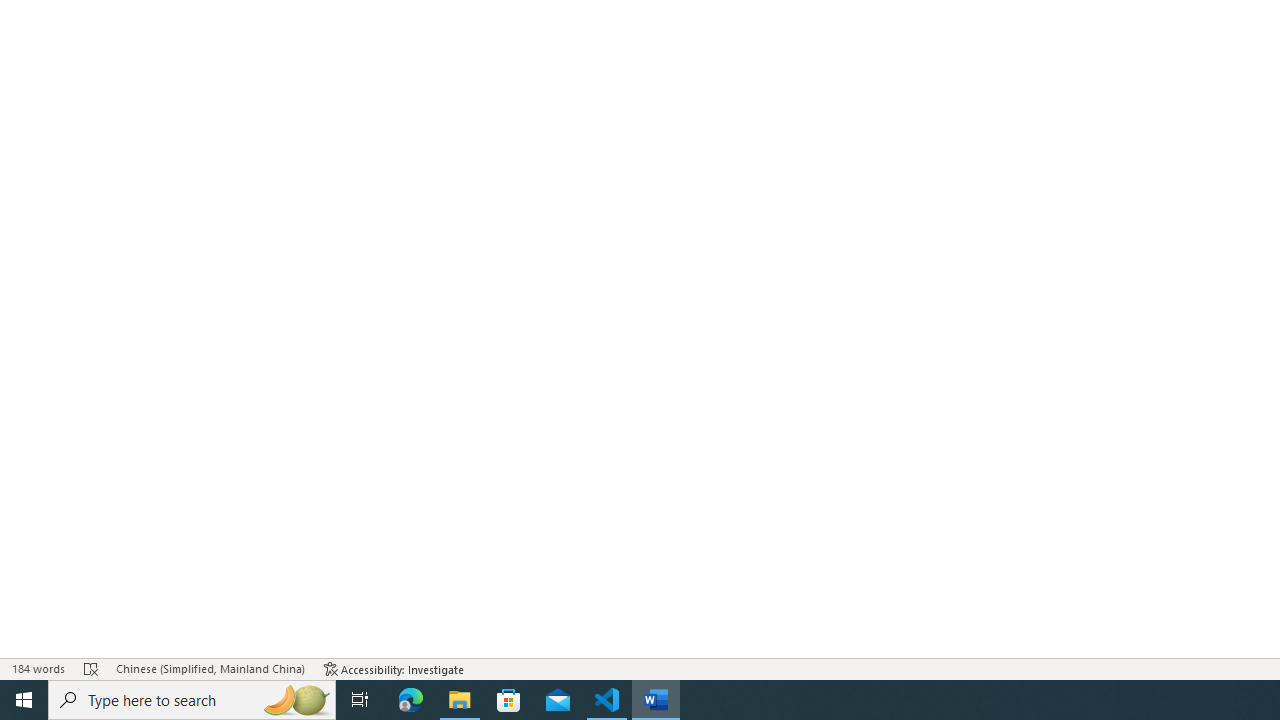 This screenshot has height=720, width=1280. I want to click on 'Language Chinese (Simplified, Mainland China)', so click(210, 669).